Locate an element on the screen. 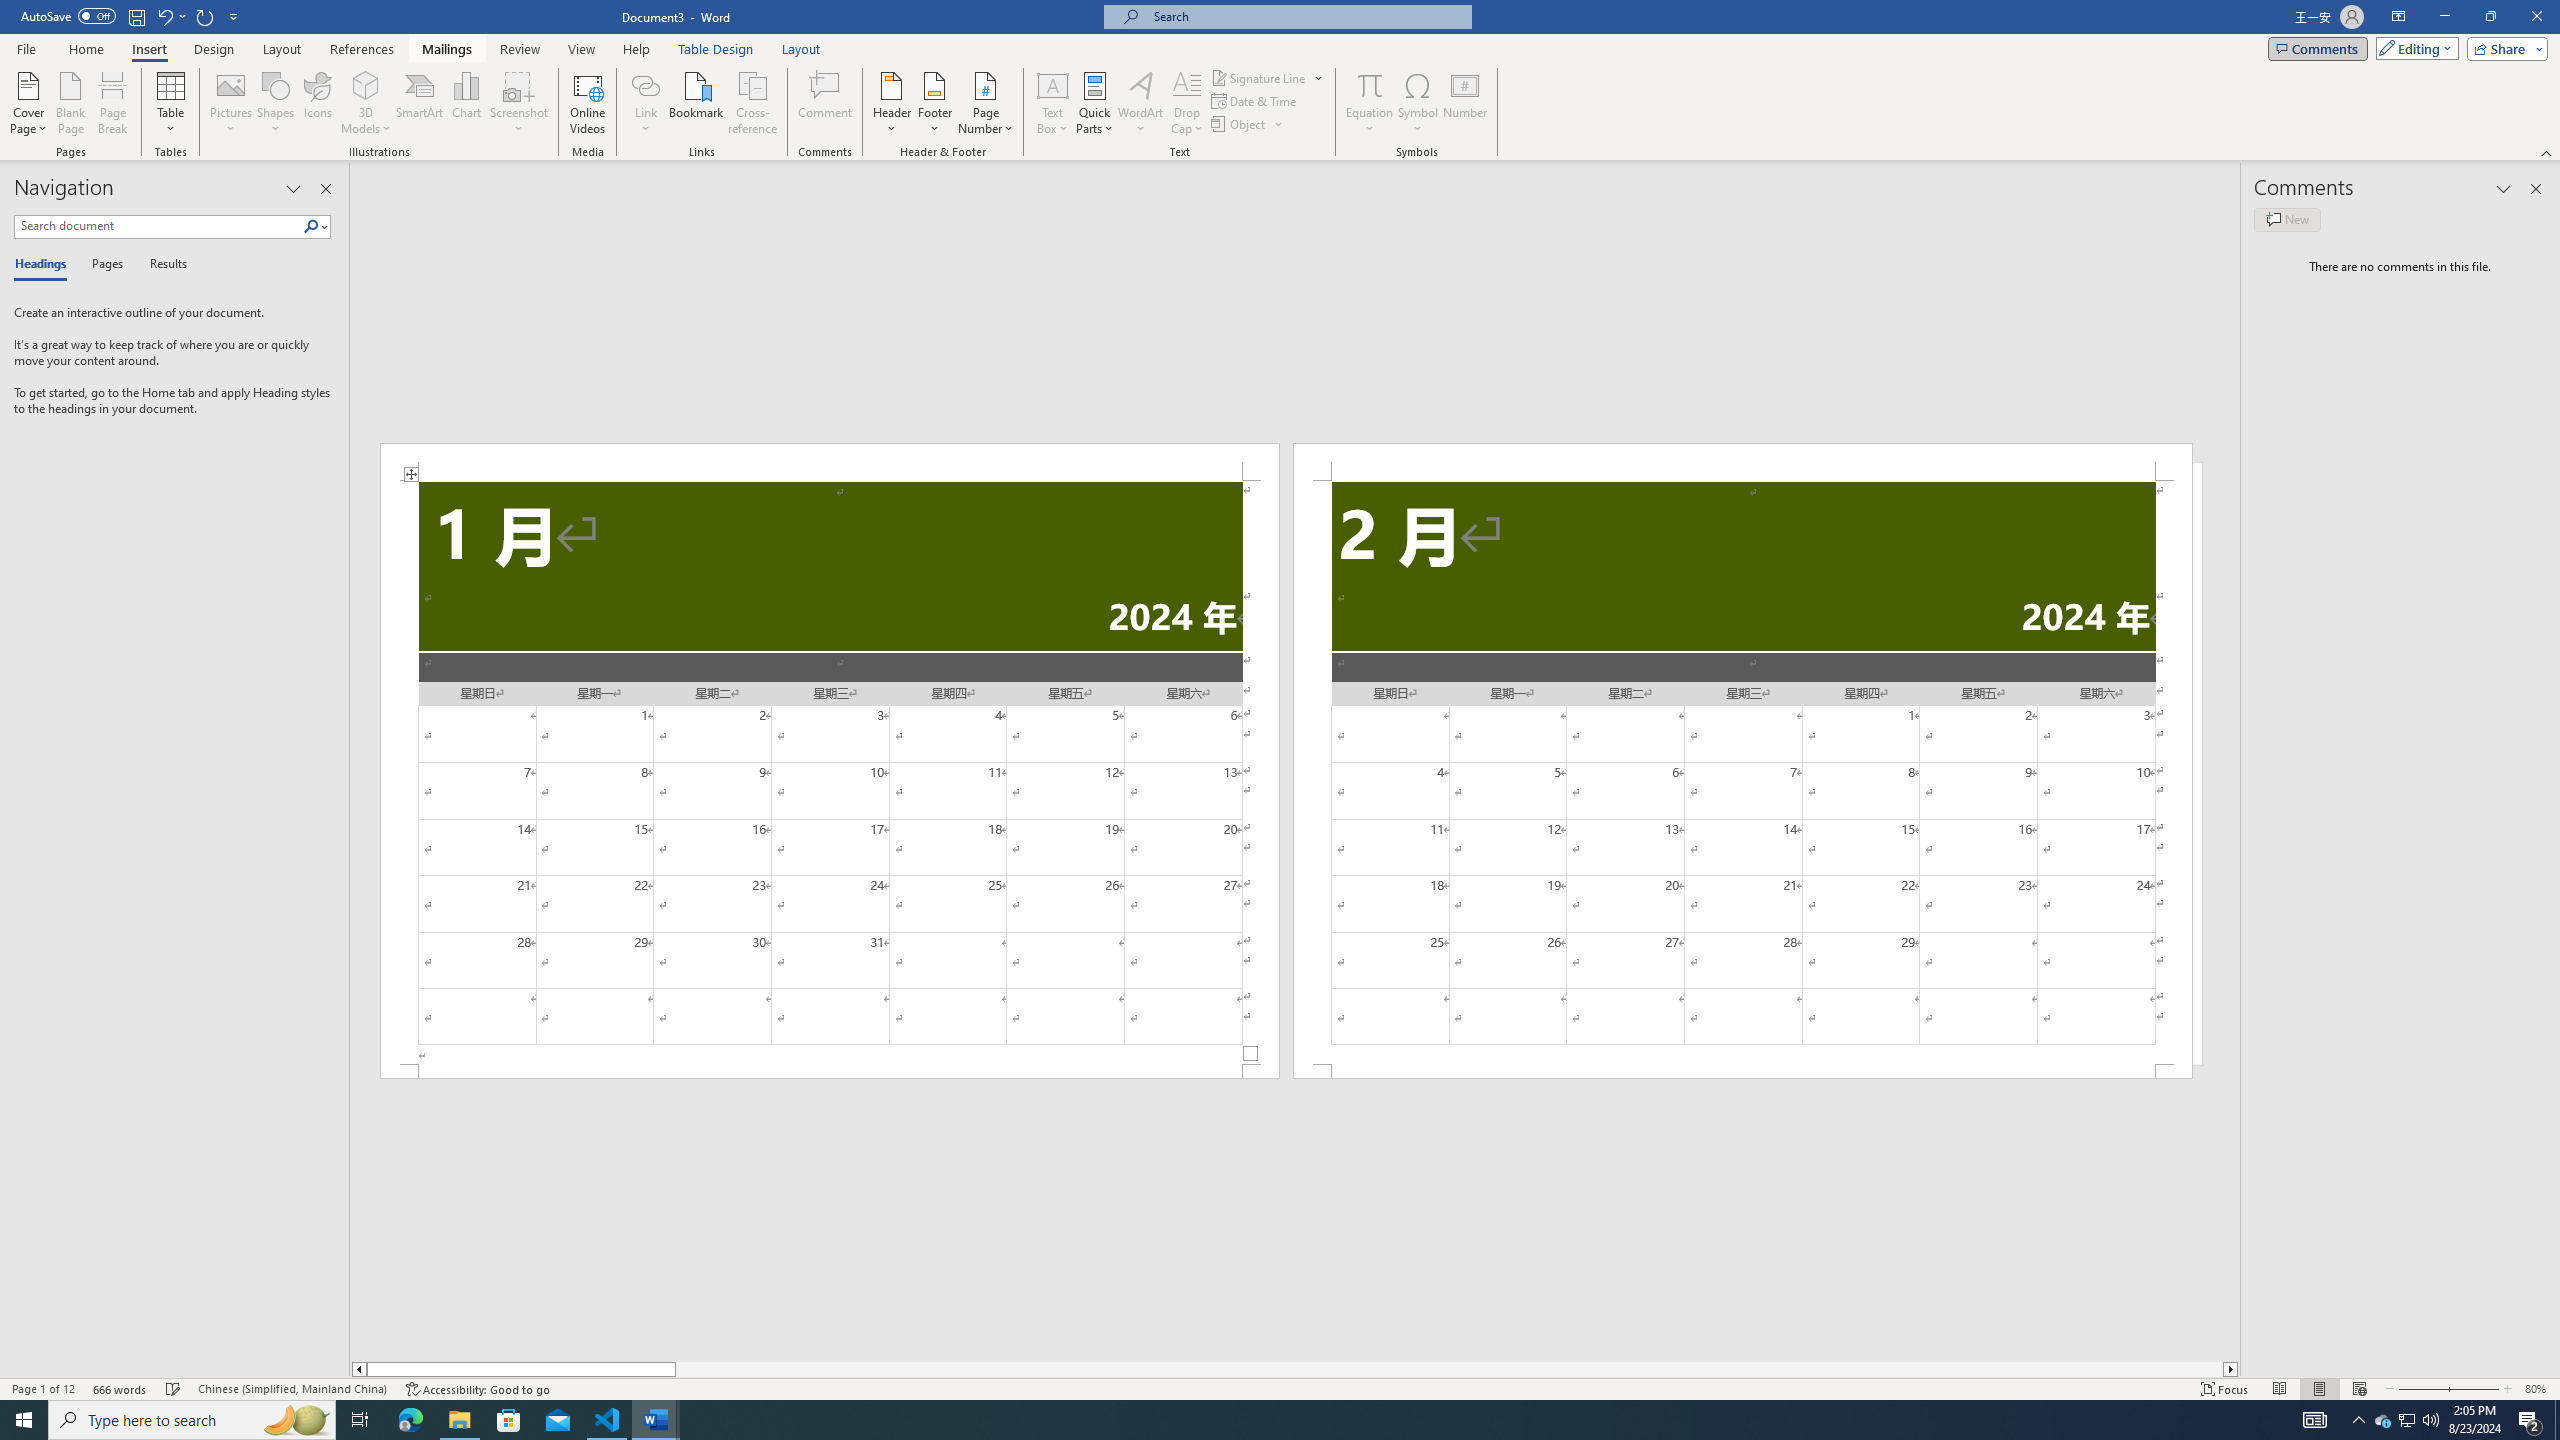 The height and width of the screenshot is (1440, 2560). 'Header -Section 2-' is located at coordinates (1742, 462).